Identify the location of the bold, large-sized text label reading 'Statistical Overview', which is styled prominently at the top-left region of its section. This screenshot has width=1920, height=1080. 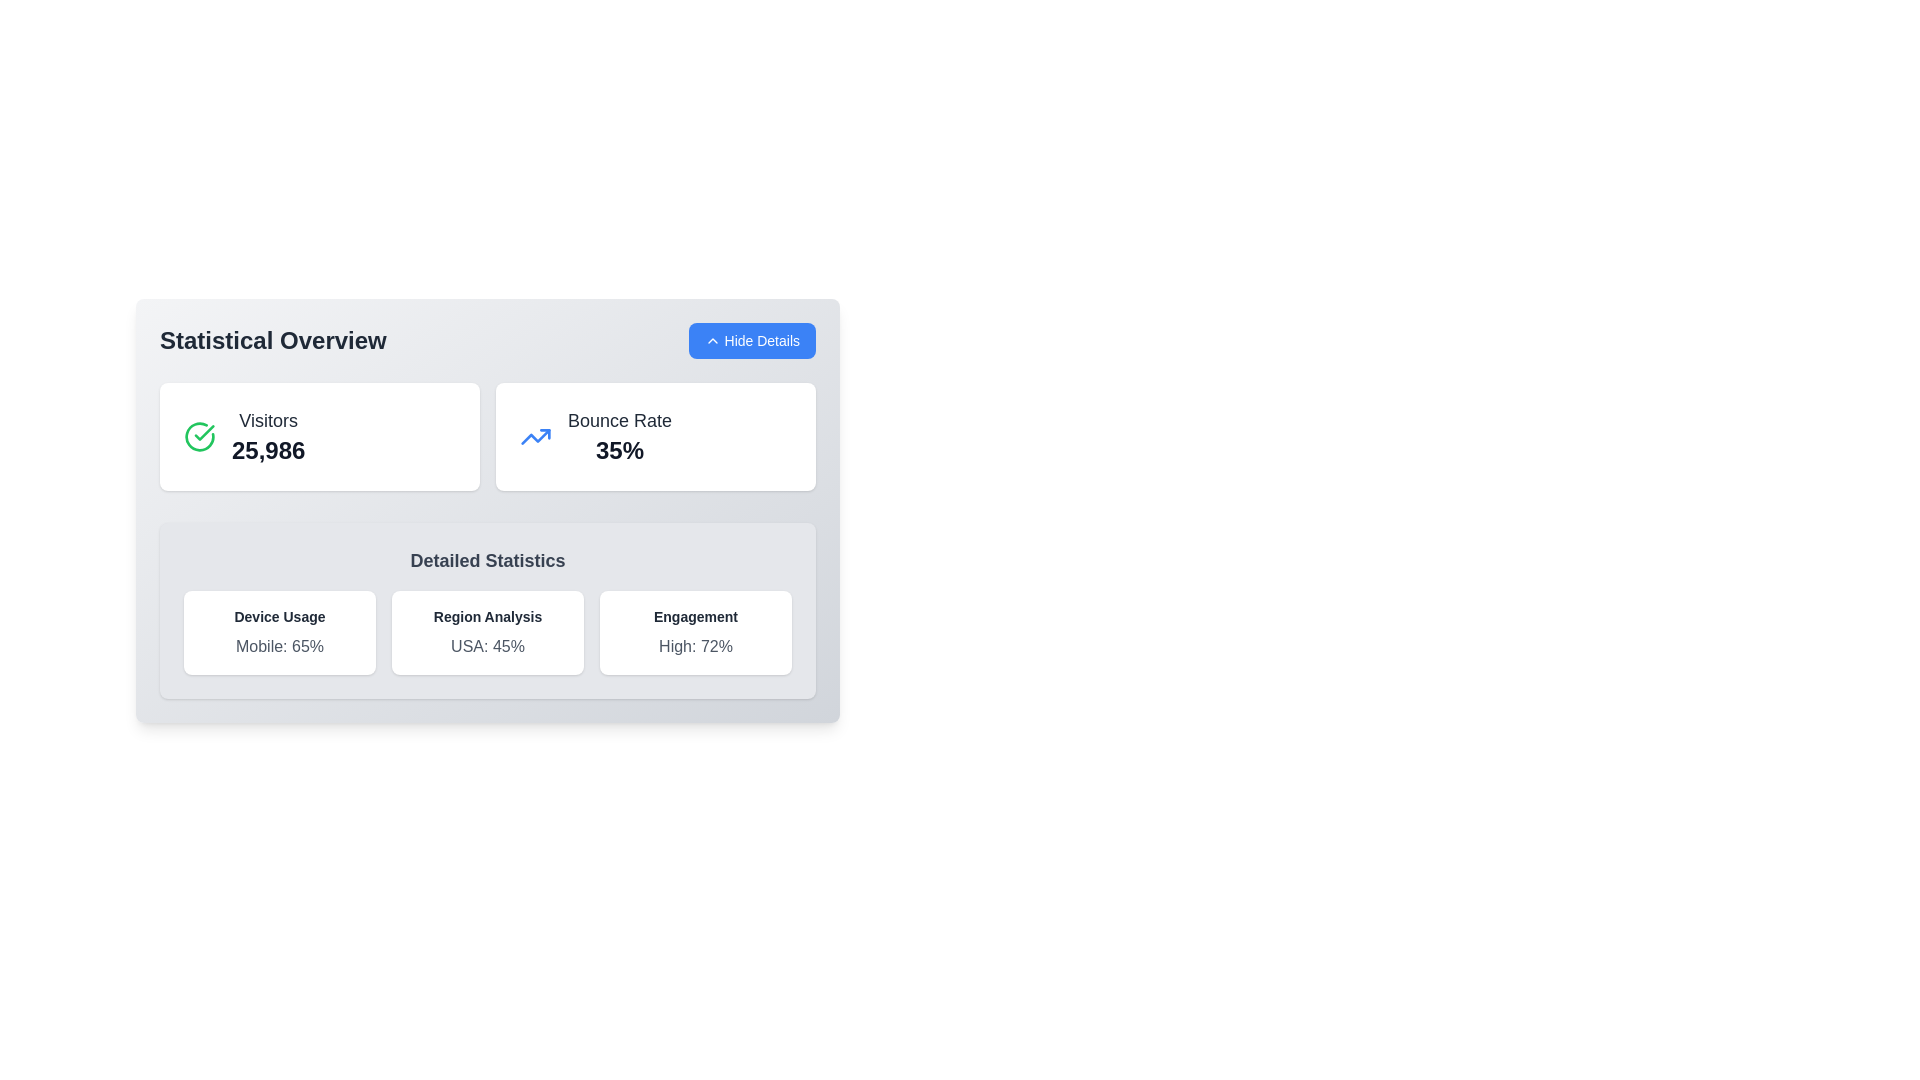
(272, 339).